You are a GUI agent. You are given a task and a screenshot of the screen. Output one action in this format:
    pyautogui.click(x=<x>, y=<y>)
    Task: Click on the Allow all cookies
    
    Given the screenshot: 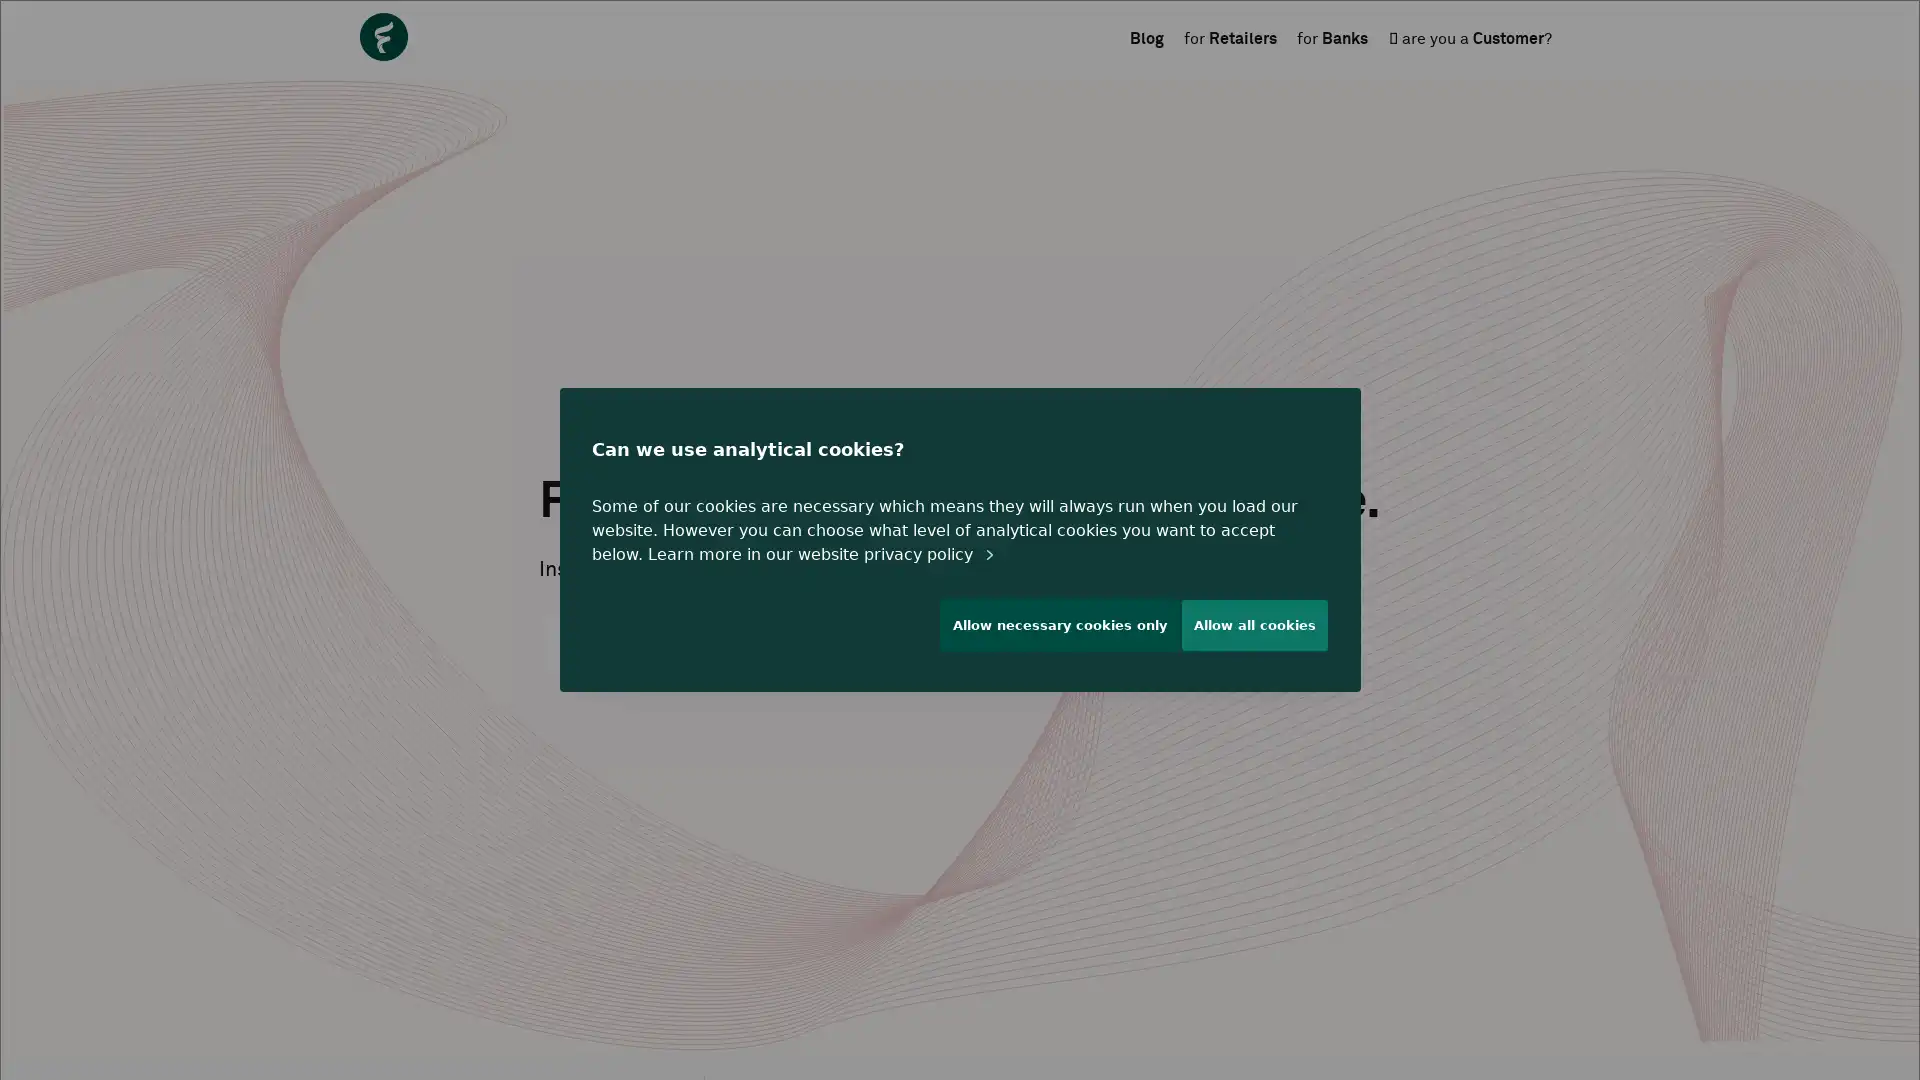 What is the action you would take?
    pyautogui.click(x=1252, y=633)
    